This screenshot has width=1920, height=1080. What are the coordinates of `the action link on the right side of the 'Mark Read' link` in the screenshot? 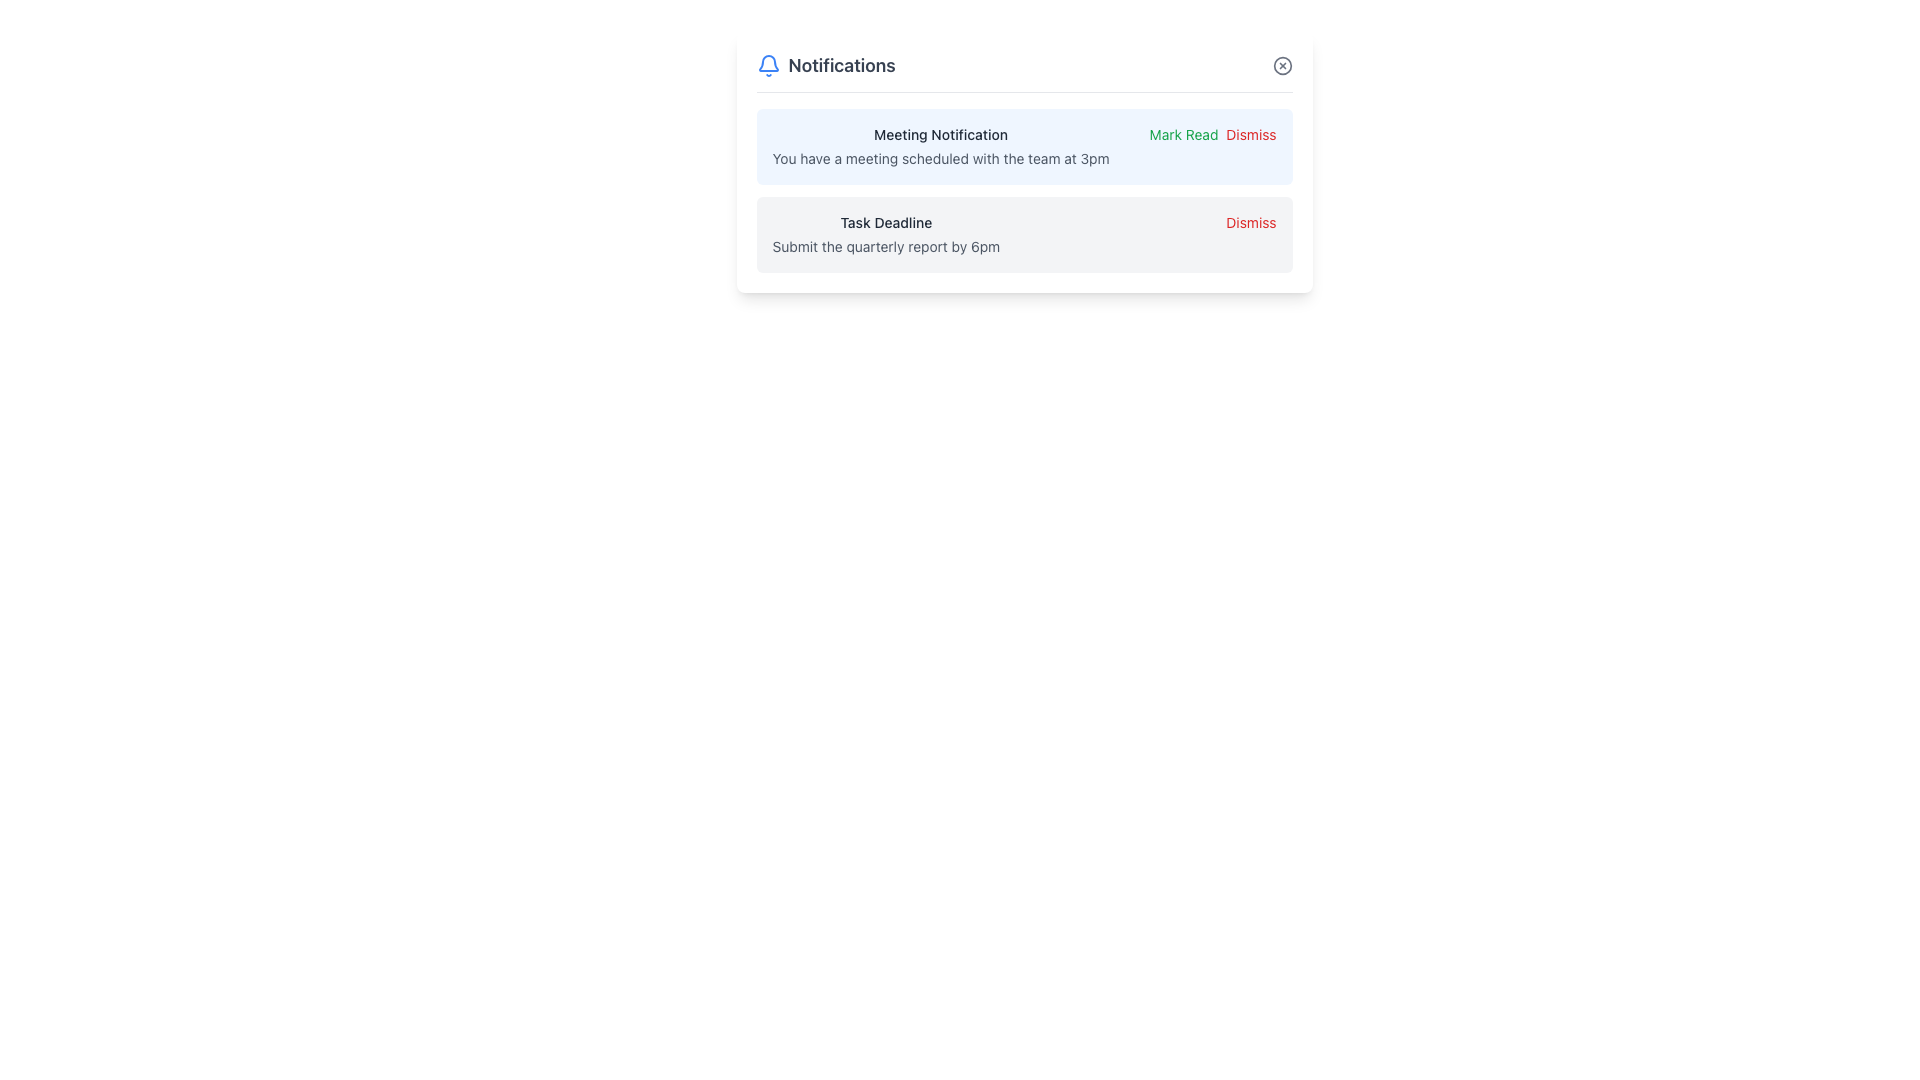 It's located at (1250, 135).